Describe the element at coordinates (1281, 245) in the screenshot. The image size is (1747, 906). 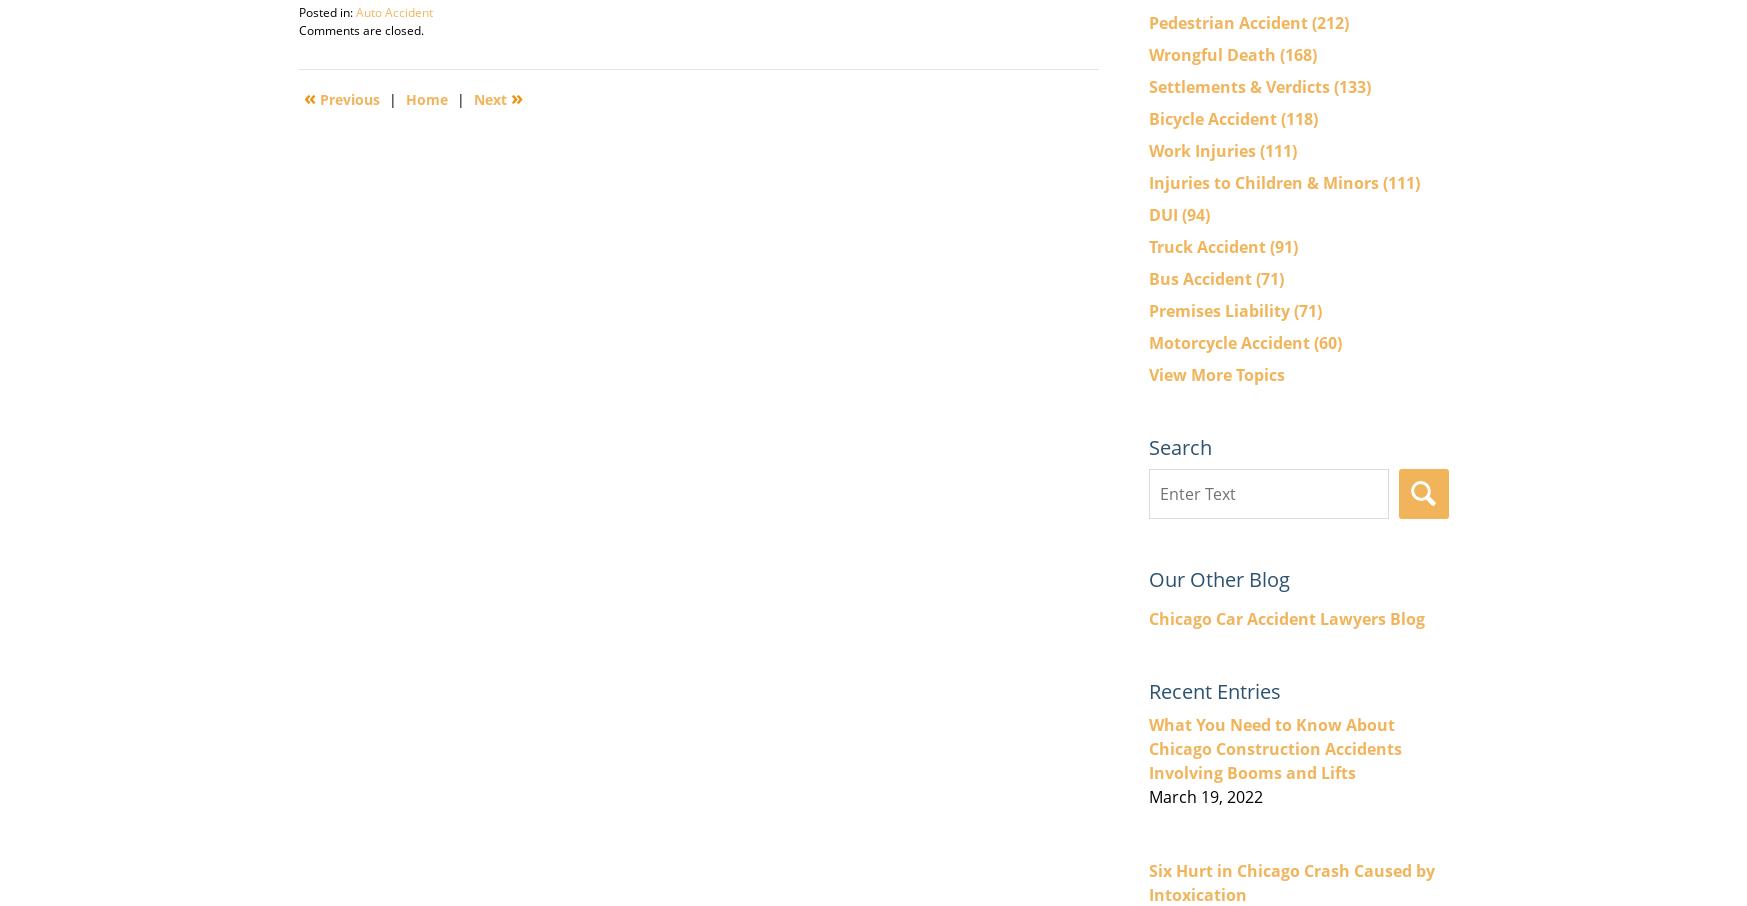
I see `'(91)'` at that location.